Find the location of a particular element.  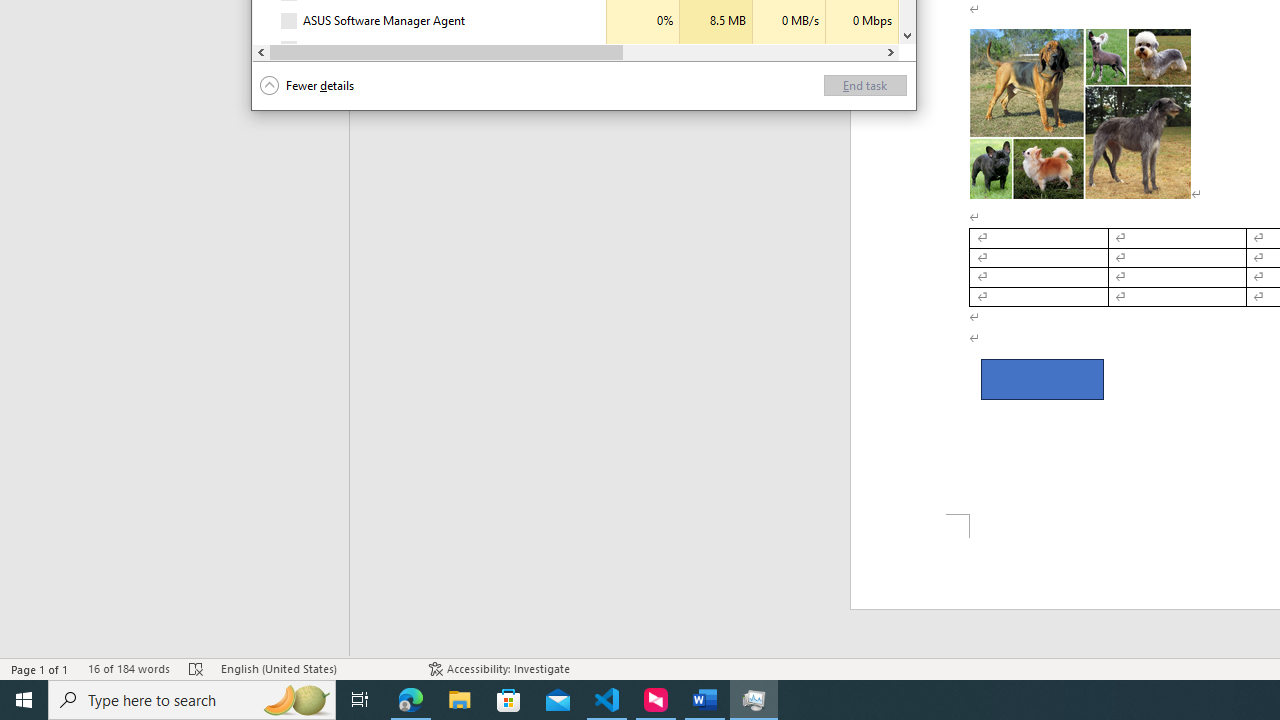

'Microsoft Edge - 1 running window' is located at coordinates (410, 698).